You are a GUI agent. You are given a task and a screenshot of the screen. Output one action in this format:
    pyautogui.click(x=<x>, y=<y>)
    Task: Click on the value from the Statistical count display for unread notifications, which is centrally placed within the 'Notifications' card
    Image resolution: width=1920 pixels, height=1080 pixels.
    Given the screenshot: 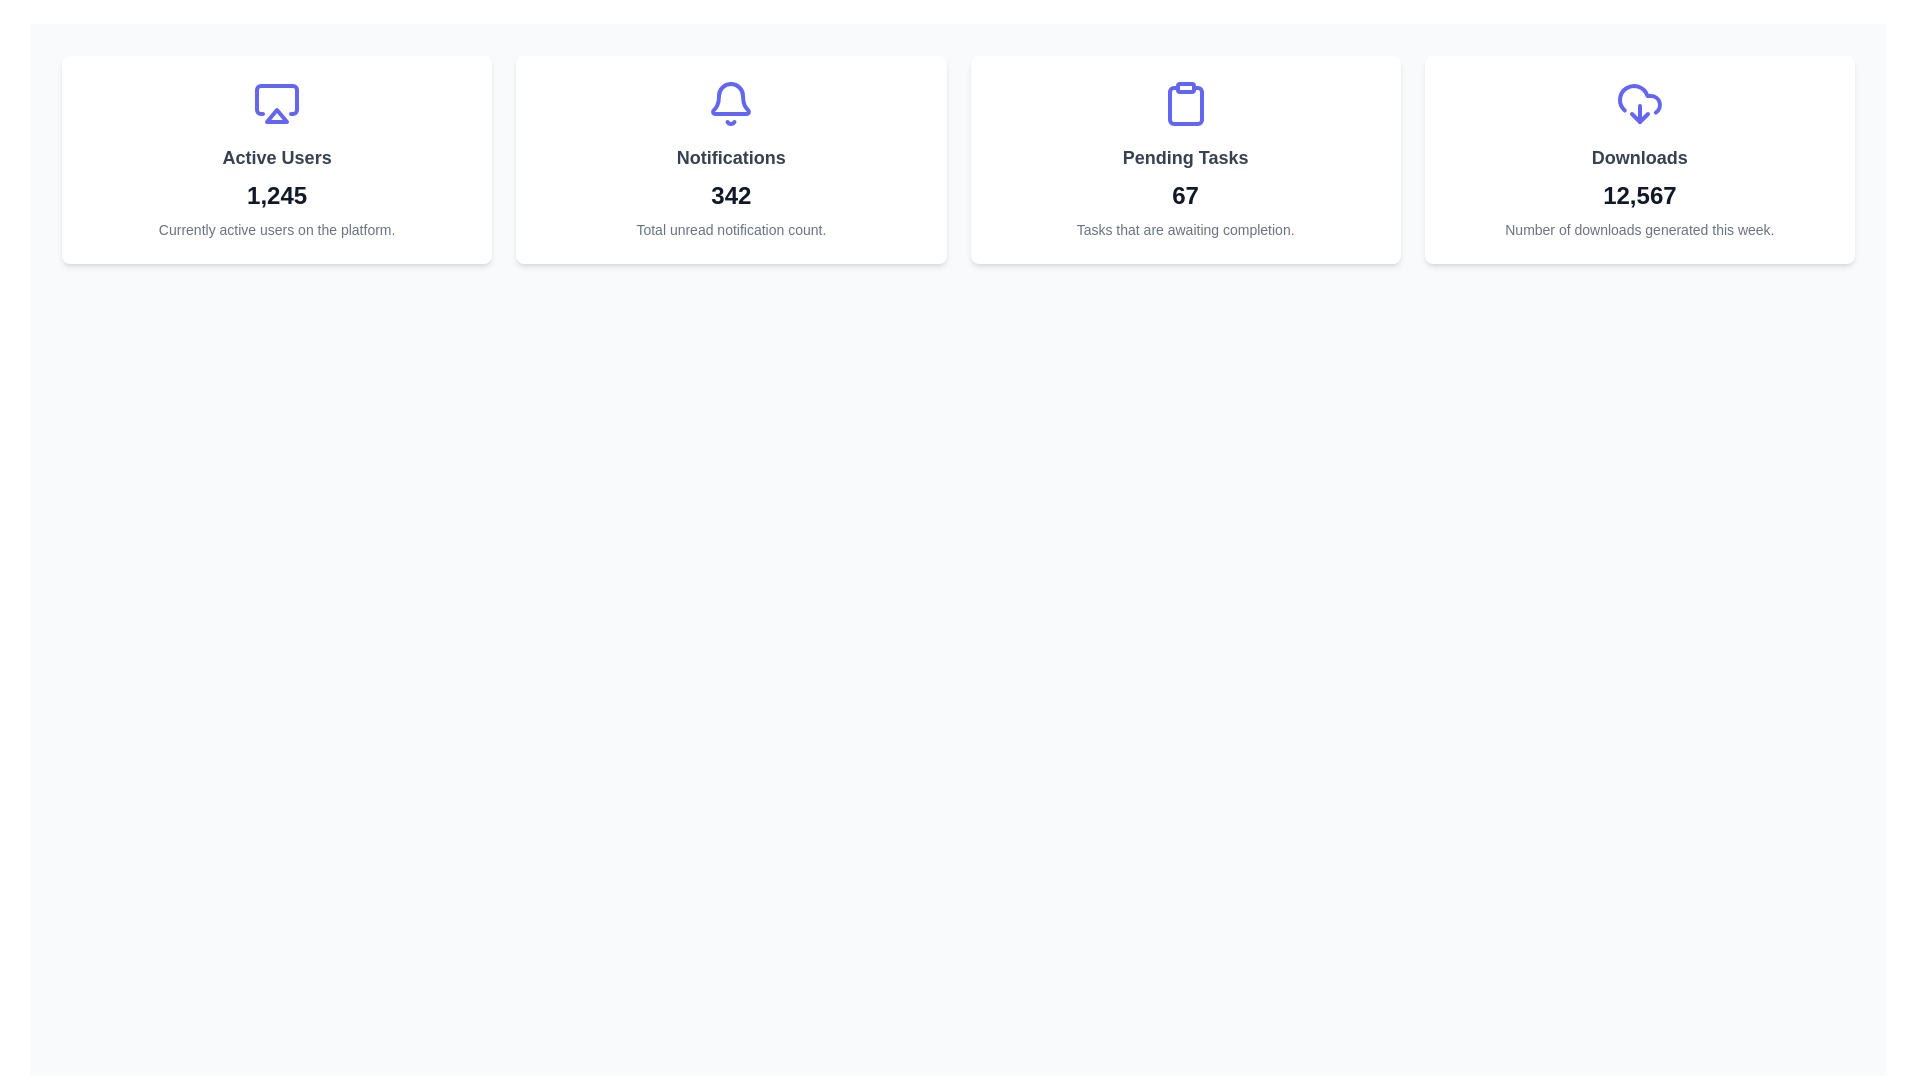 What is the action you would take?
    pyautogui.click(x=730, y=196)
    